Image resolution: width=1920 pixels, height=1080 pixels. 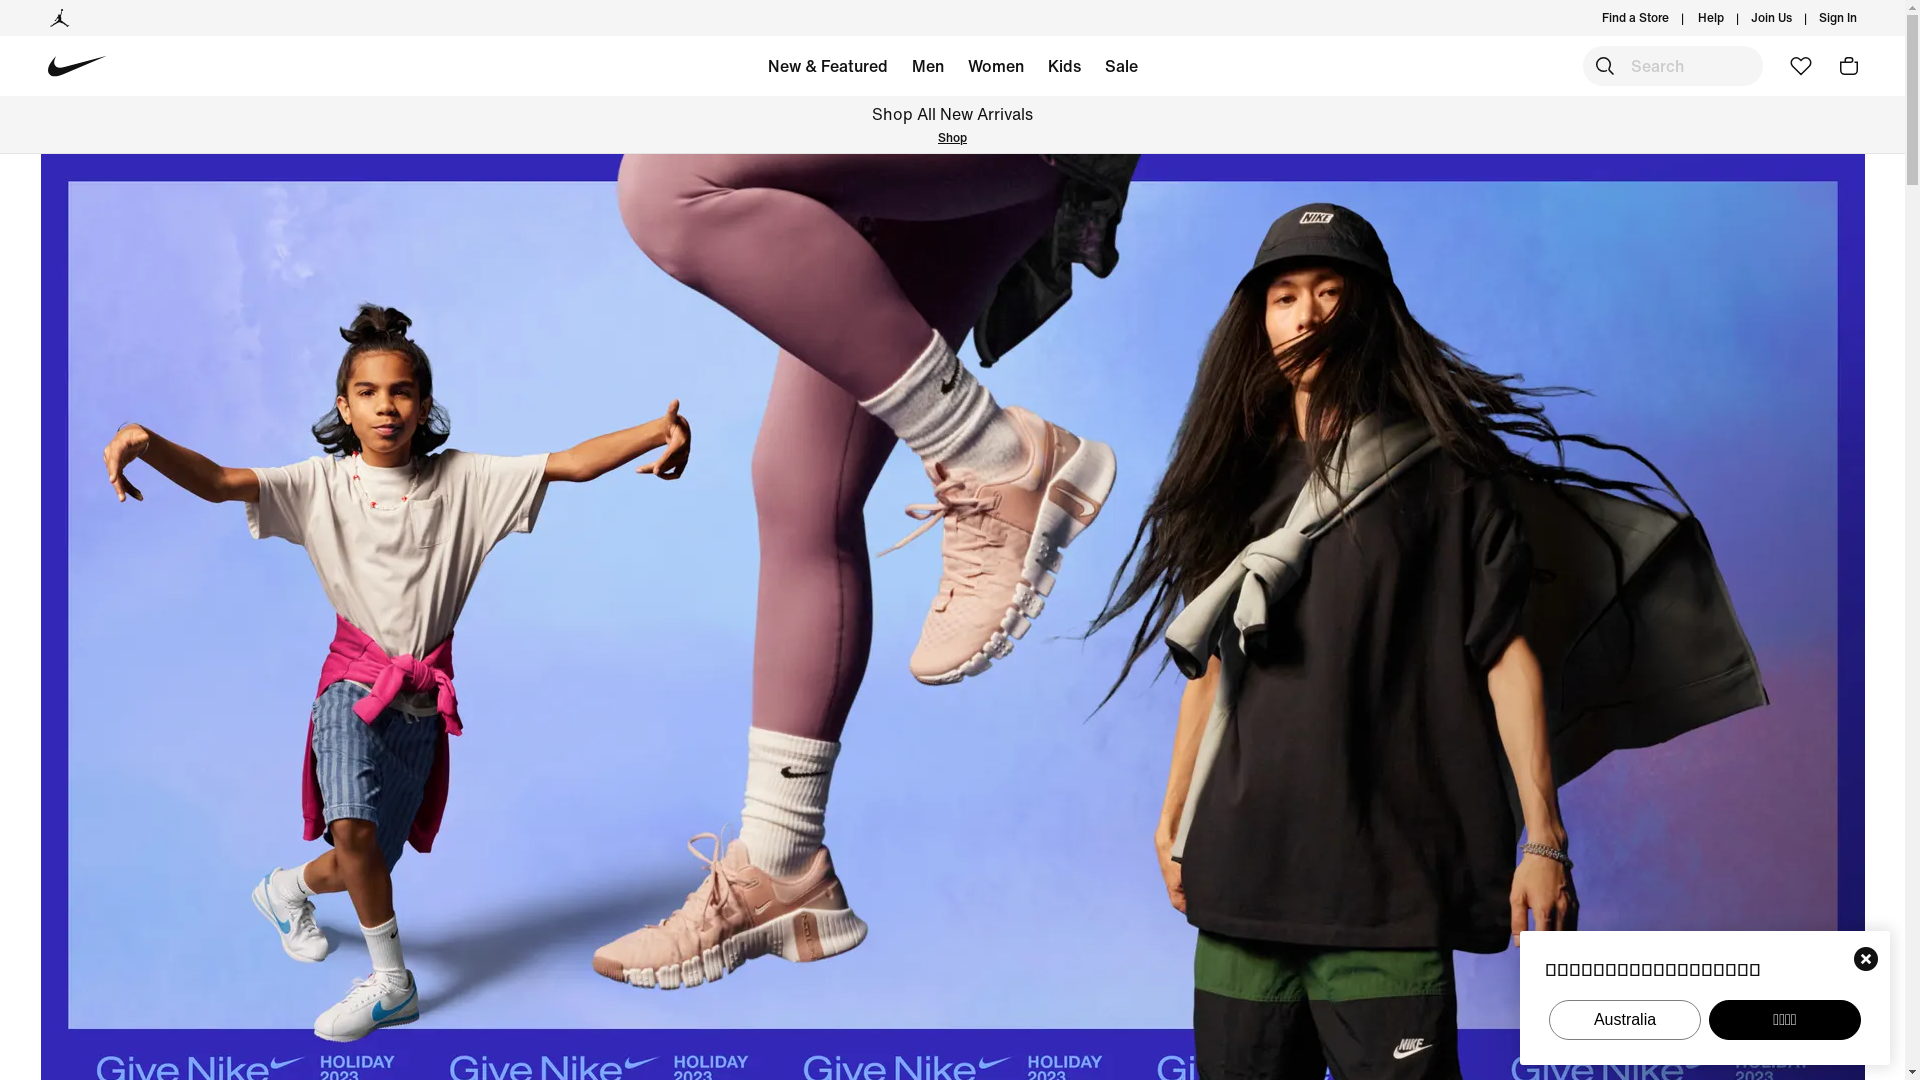 I want to click on 'Australia', so click(x=1625, y=1019).